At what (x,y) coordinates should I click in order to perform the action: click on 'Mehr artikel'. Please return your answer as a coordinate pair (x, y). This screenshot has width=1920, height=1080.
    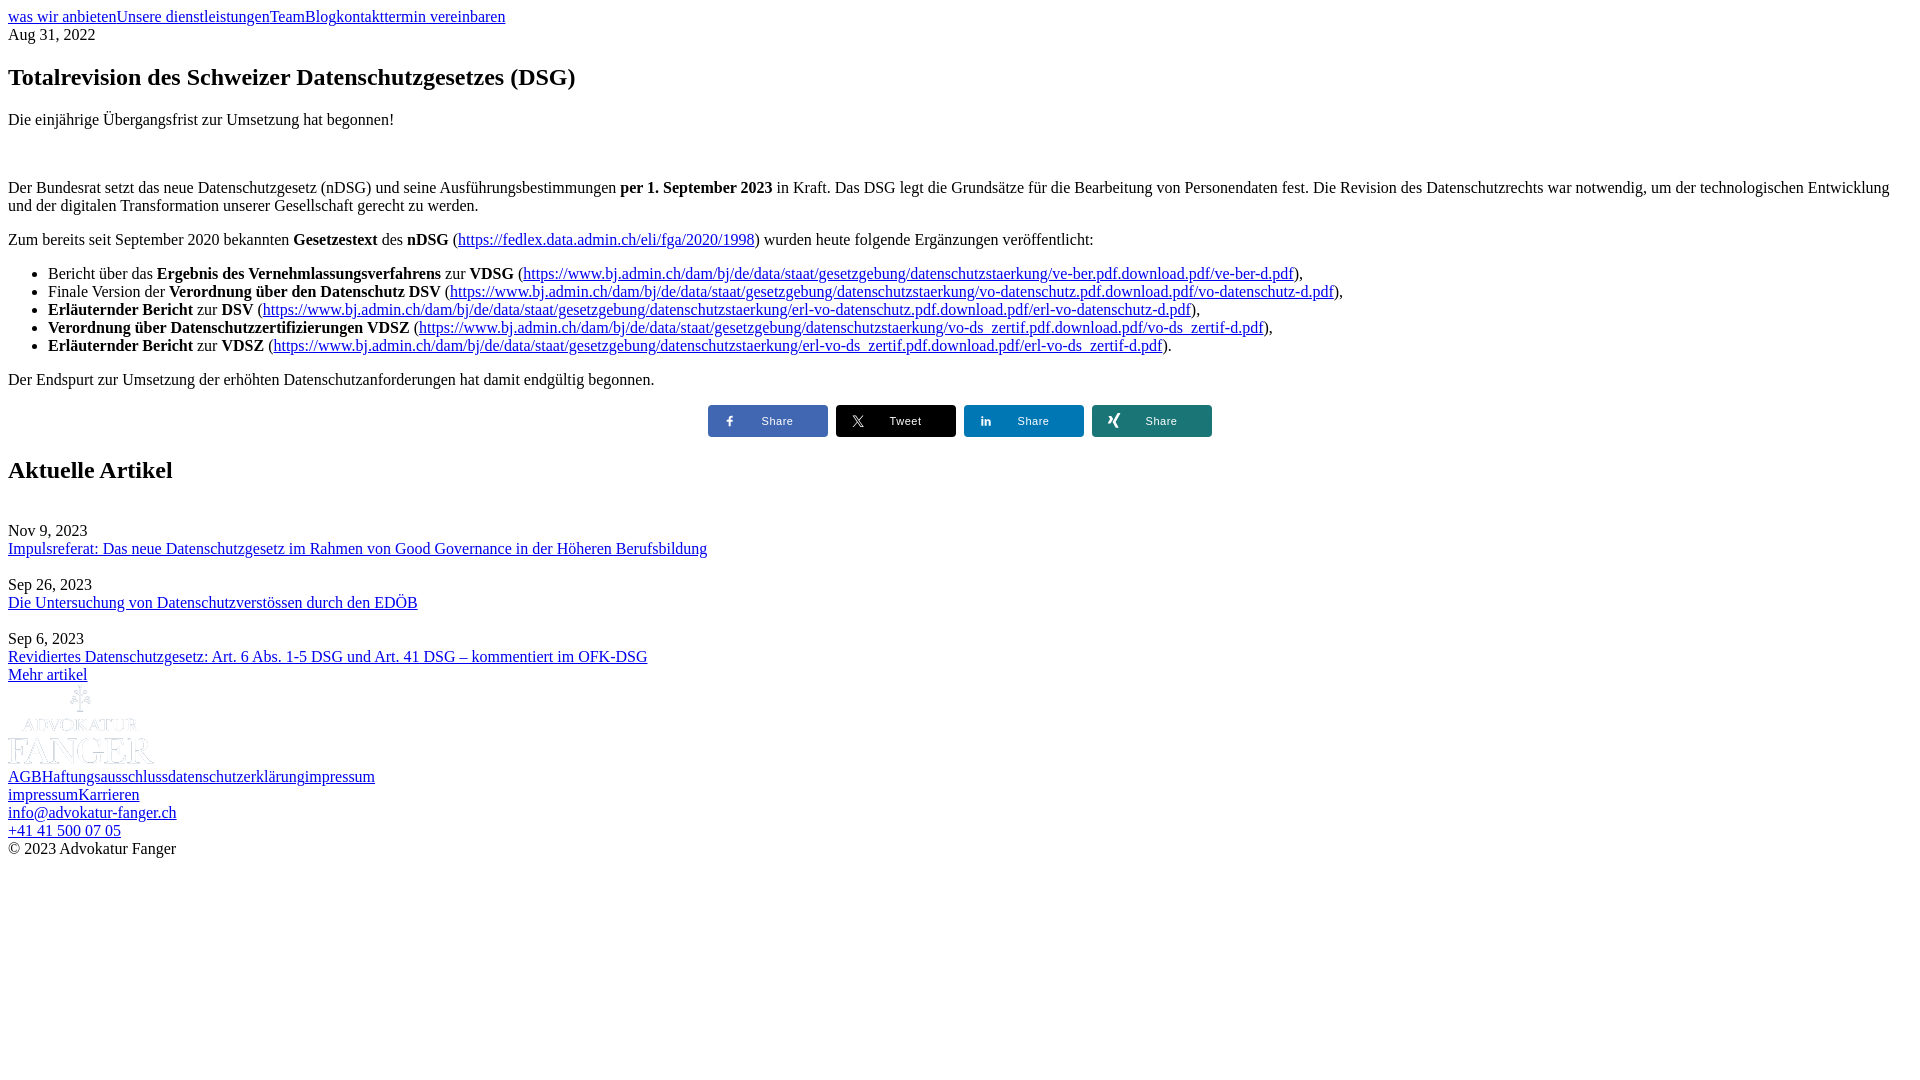
    Looking at the image, I should click on (48, 674).